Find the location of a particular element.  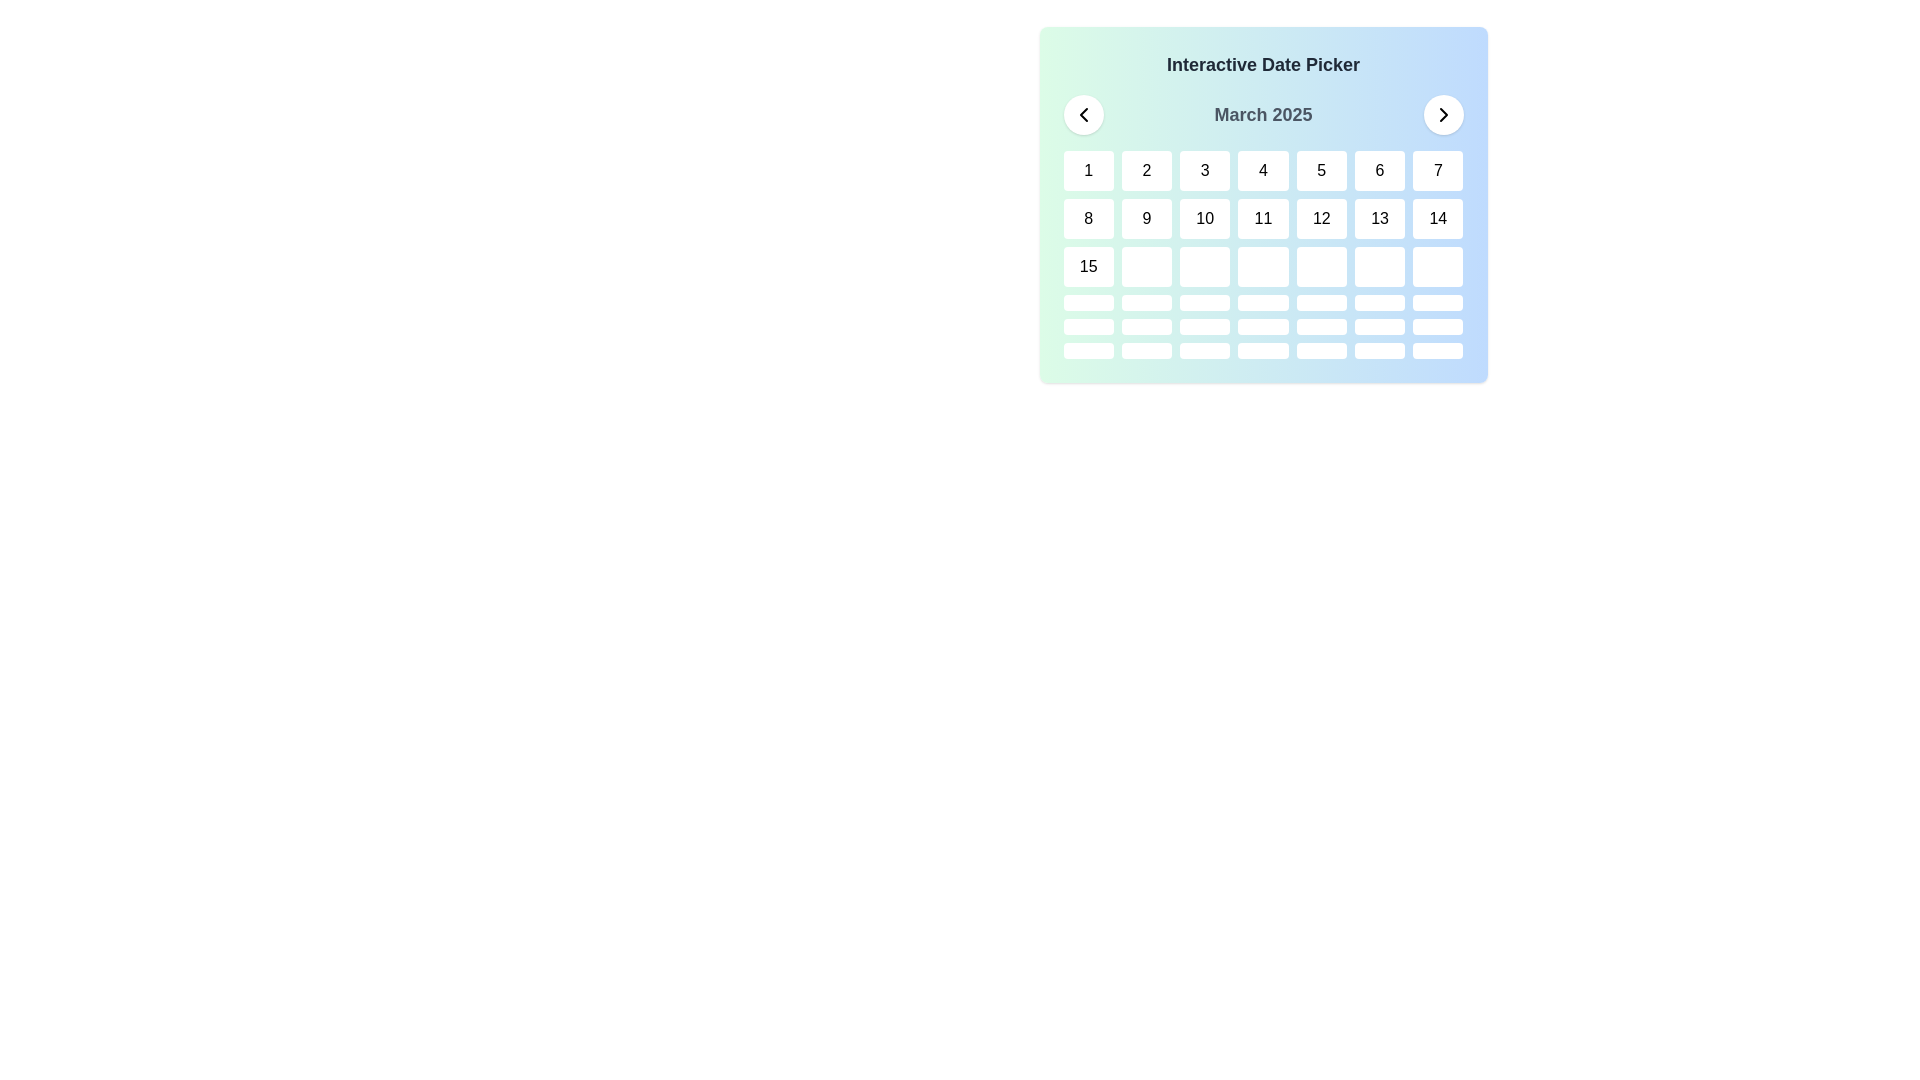

the interactive date selection button located is located at coordinates (1379, 326).